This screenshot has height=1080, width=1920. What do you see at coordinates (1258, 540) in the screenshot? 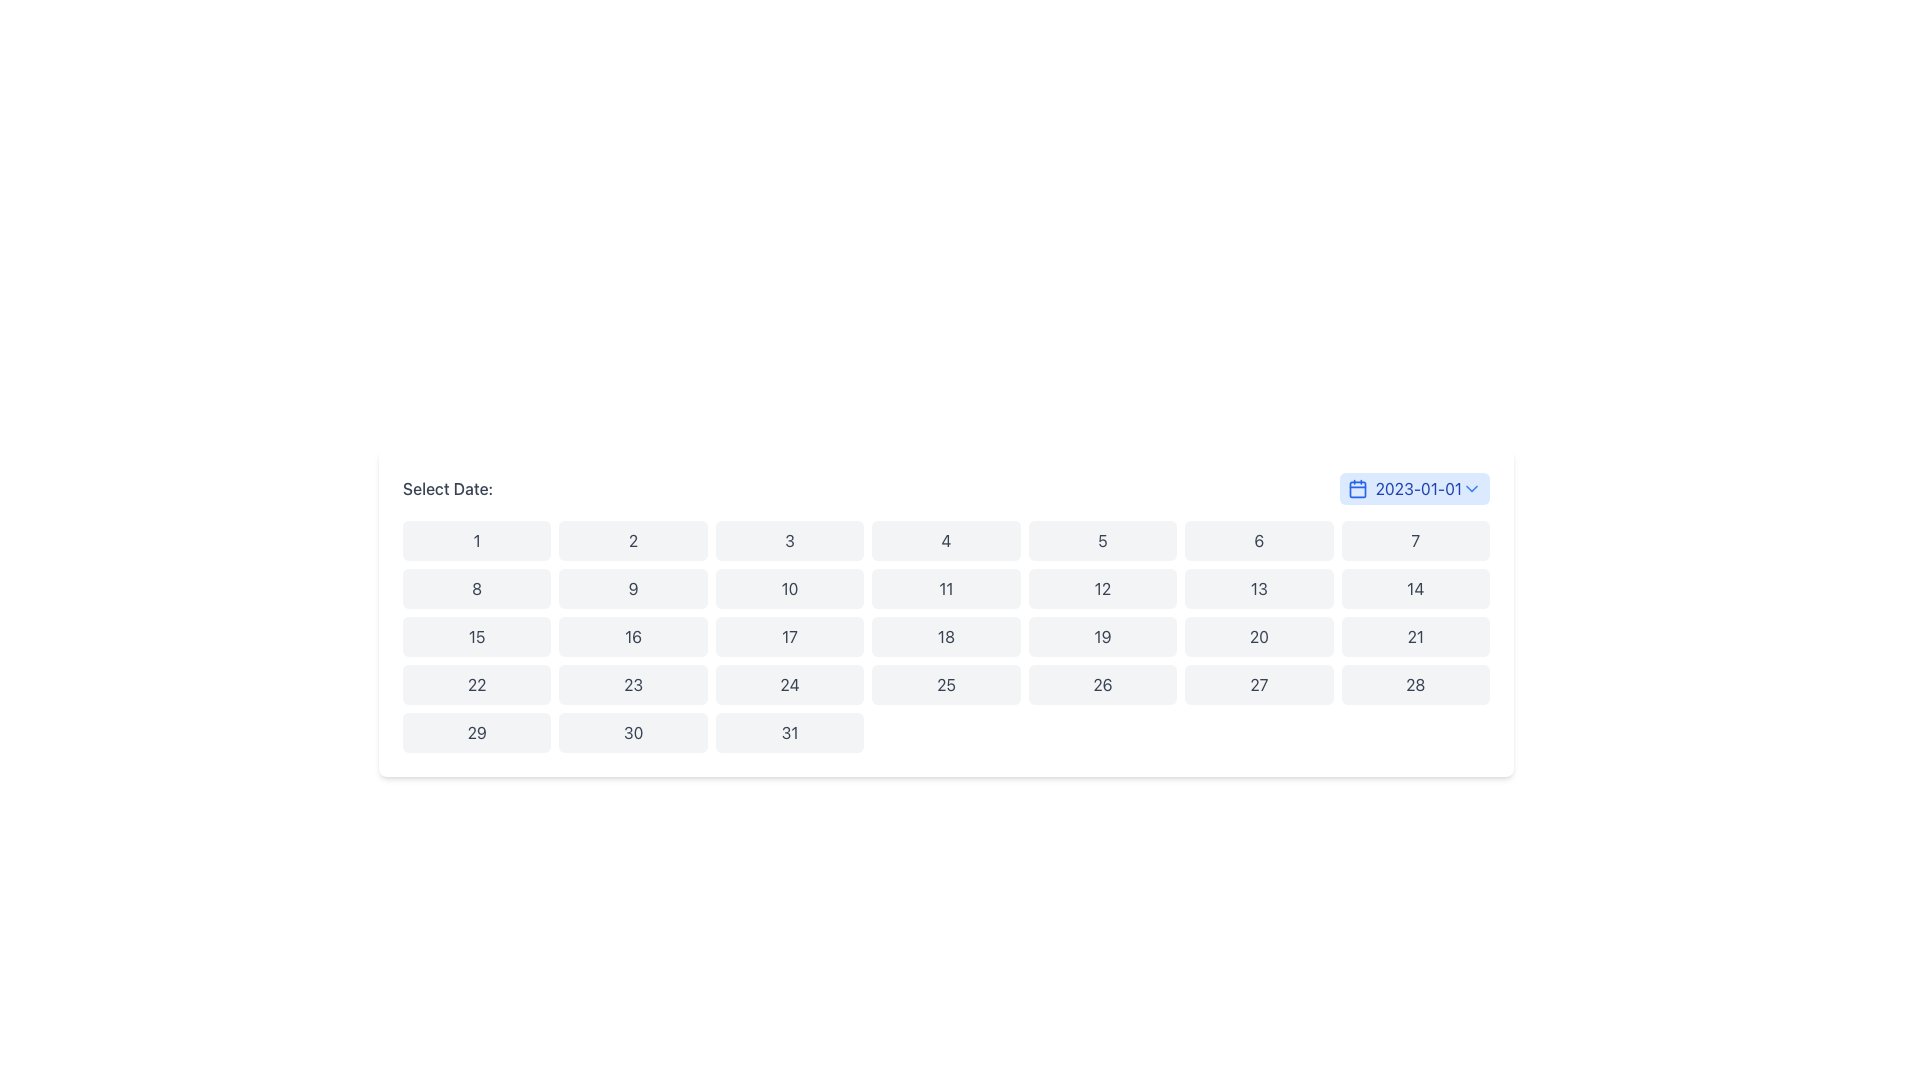
I see `the button labeled '6' located under the heading 'Select Date:'` at bounding box center [1258, 540].